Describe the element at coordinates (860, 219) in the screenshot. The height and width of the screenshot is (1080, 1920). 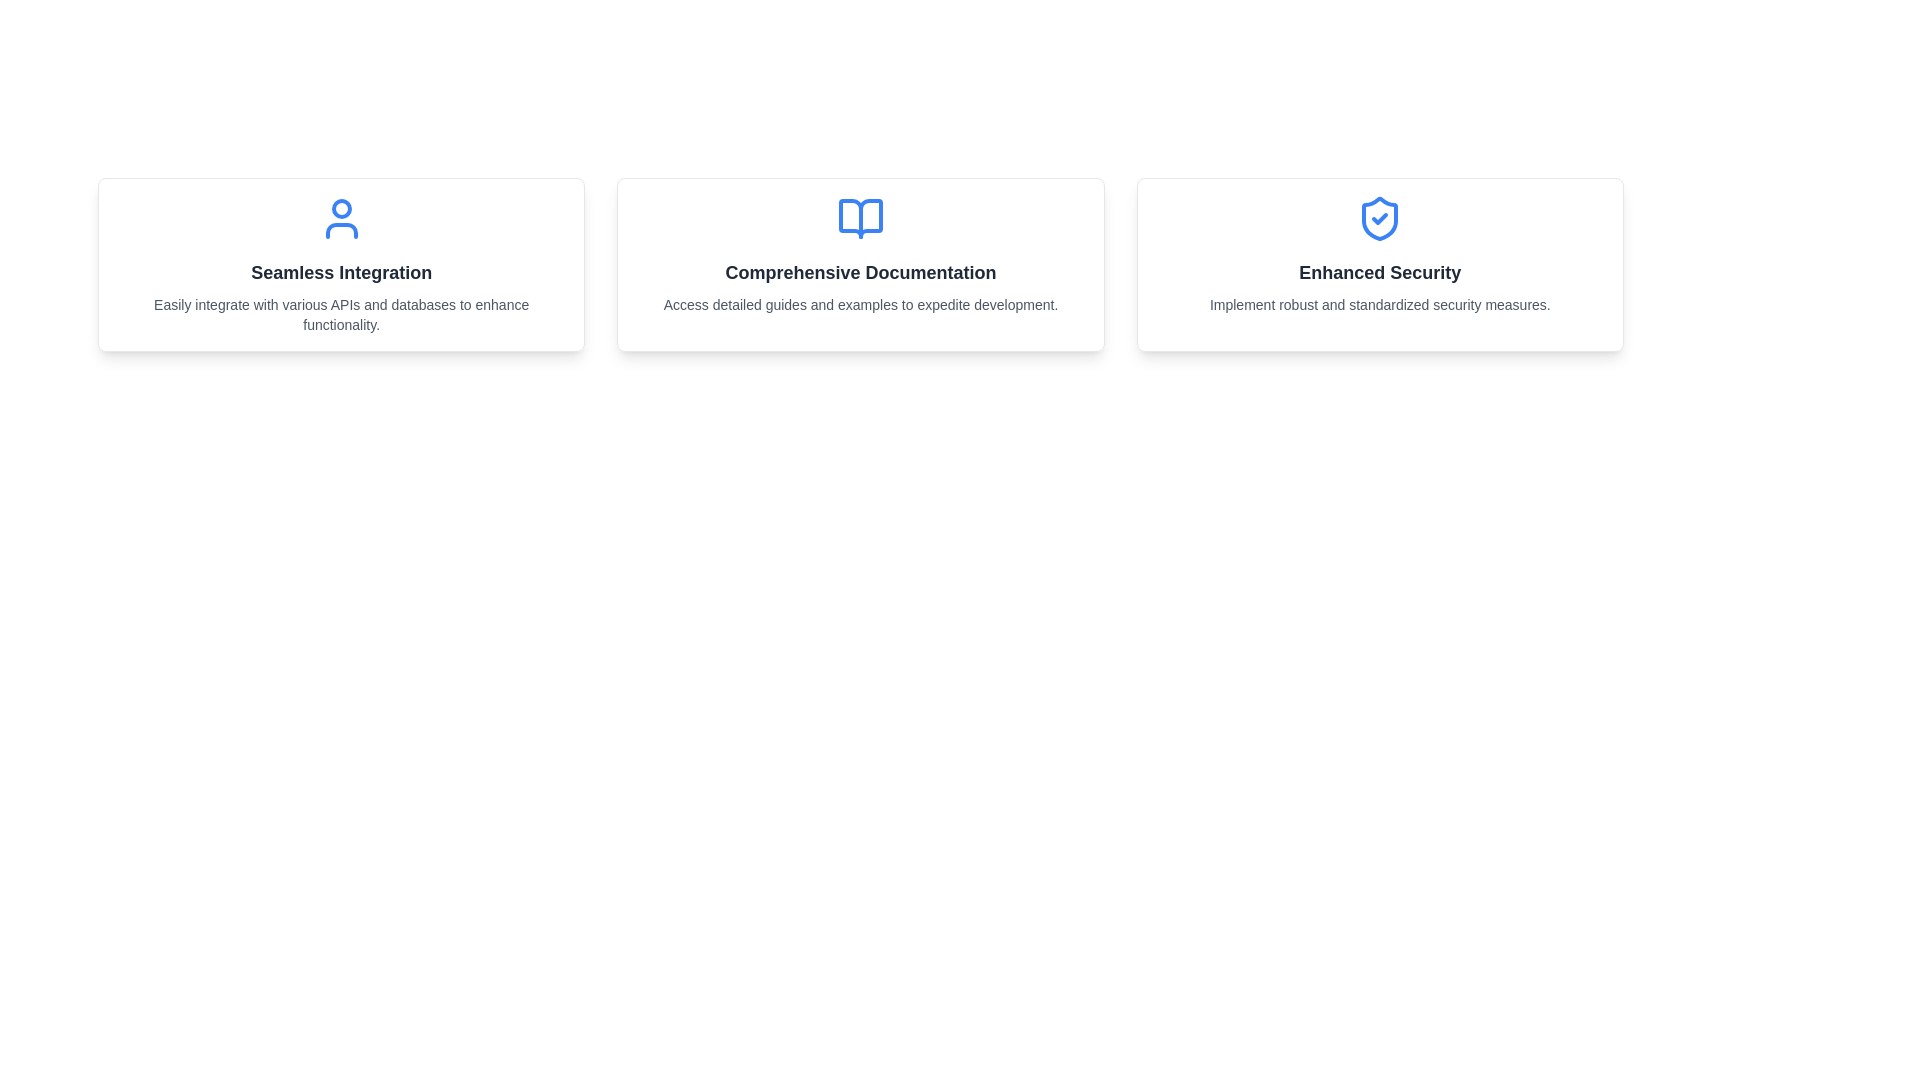
I see `the book icon, which is a blue stylized representation of an open book located in the central card above the title 'Comprehensive Documentation'` at that location.